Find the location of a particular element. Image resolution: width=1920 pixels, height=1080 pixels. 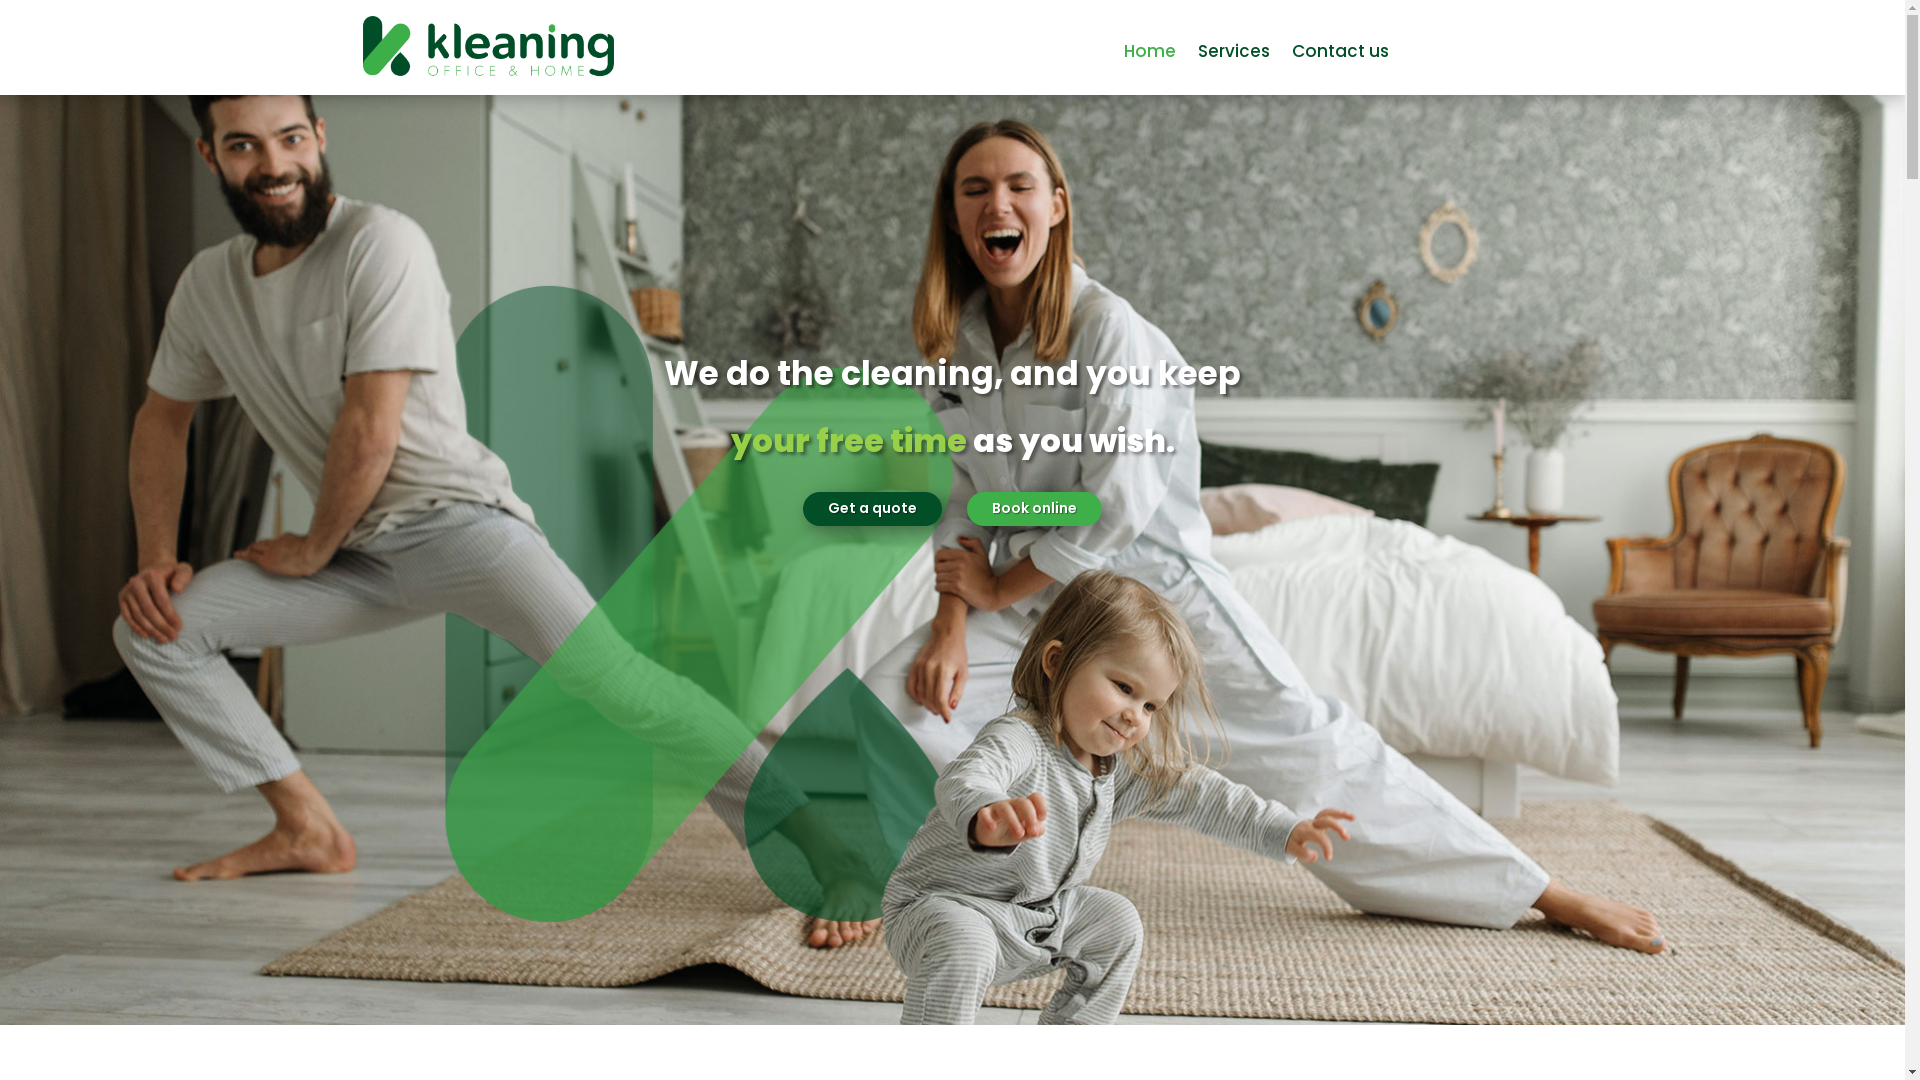

'Kleaning home office' is located at coordinates (361, 46).